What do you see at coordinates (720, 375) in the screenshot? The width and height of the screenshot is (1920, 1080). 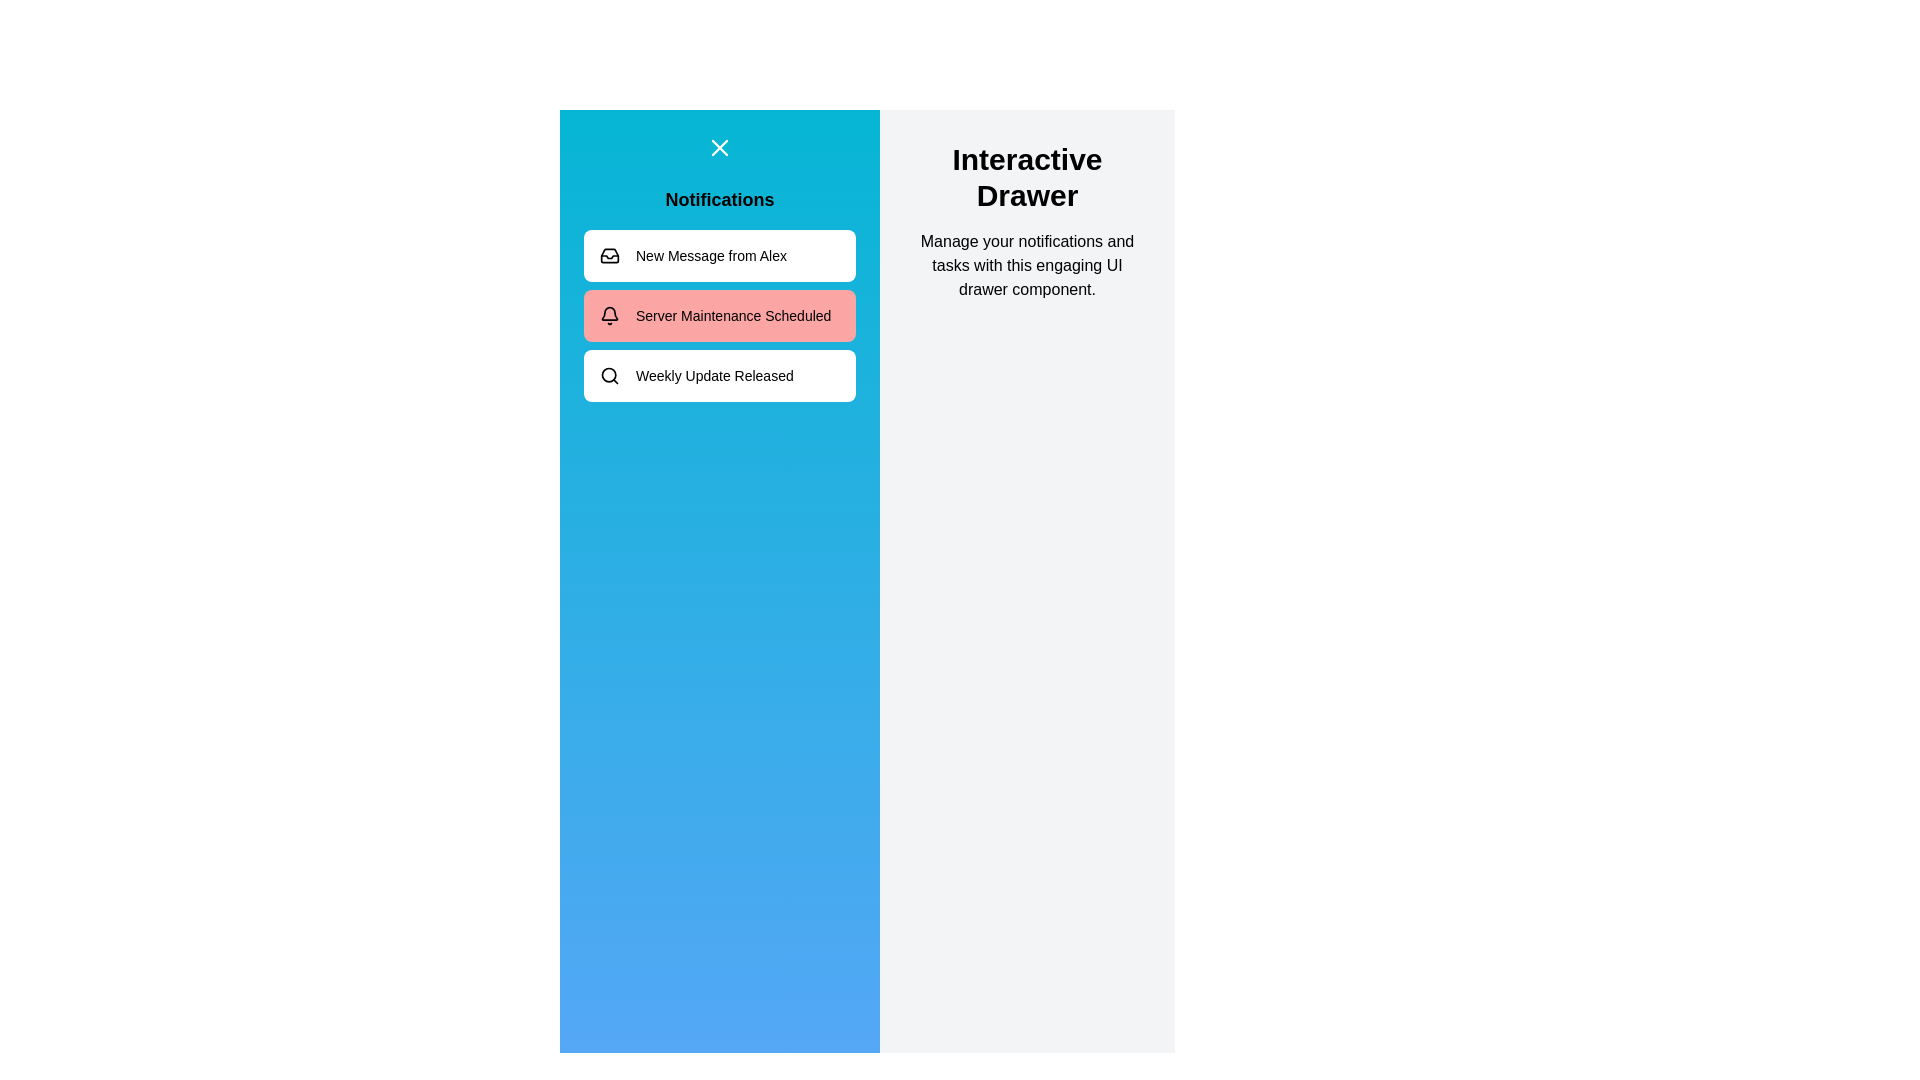 I see `the notification labeled 'Weekly Update Released'` at bounding box center [720, 375].